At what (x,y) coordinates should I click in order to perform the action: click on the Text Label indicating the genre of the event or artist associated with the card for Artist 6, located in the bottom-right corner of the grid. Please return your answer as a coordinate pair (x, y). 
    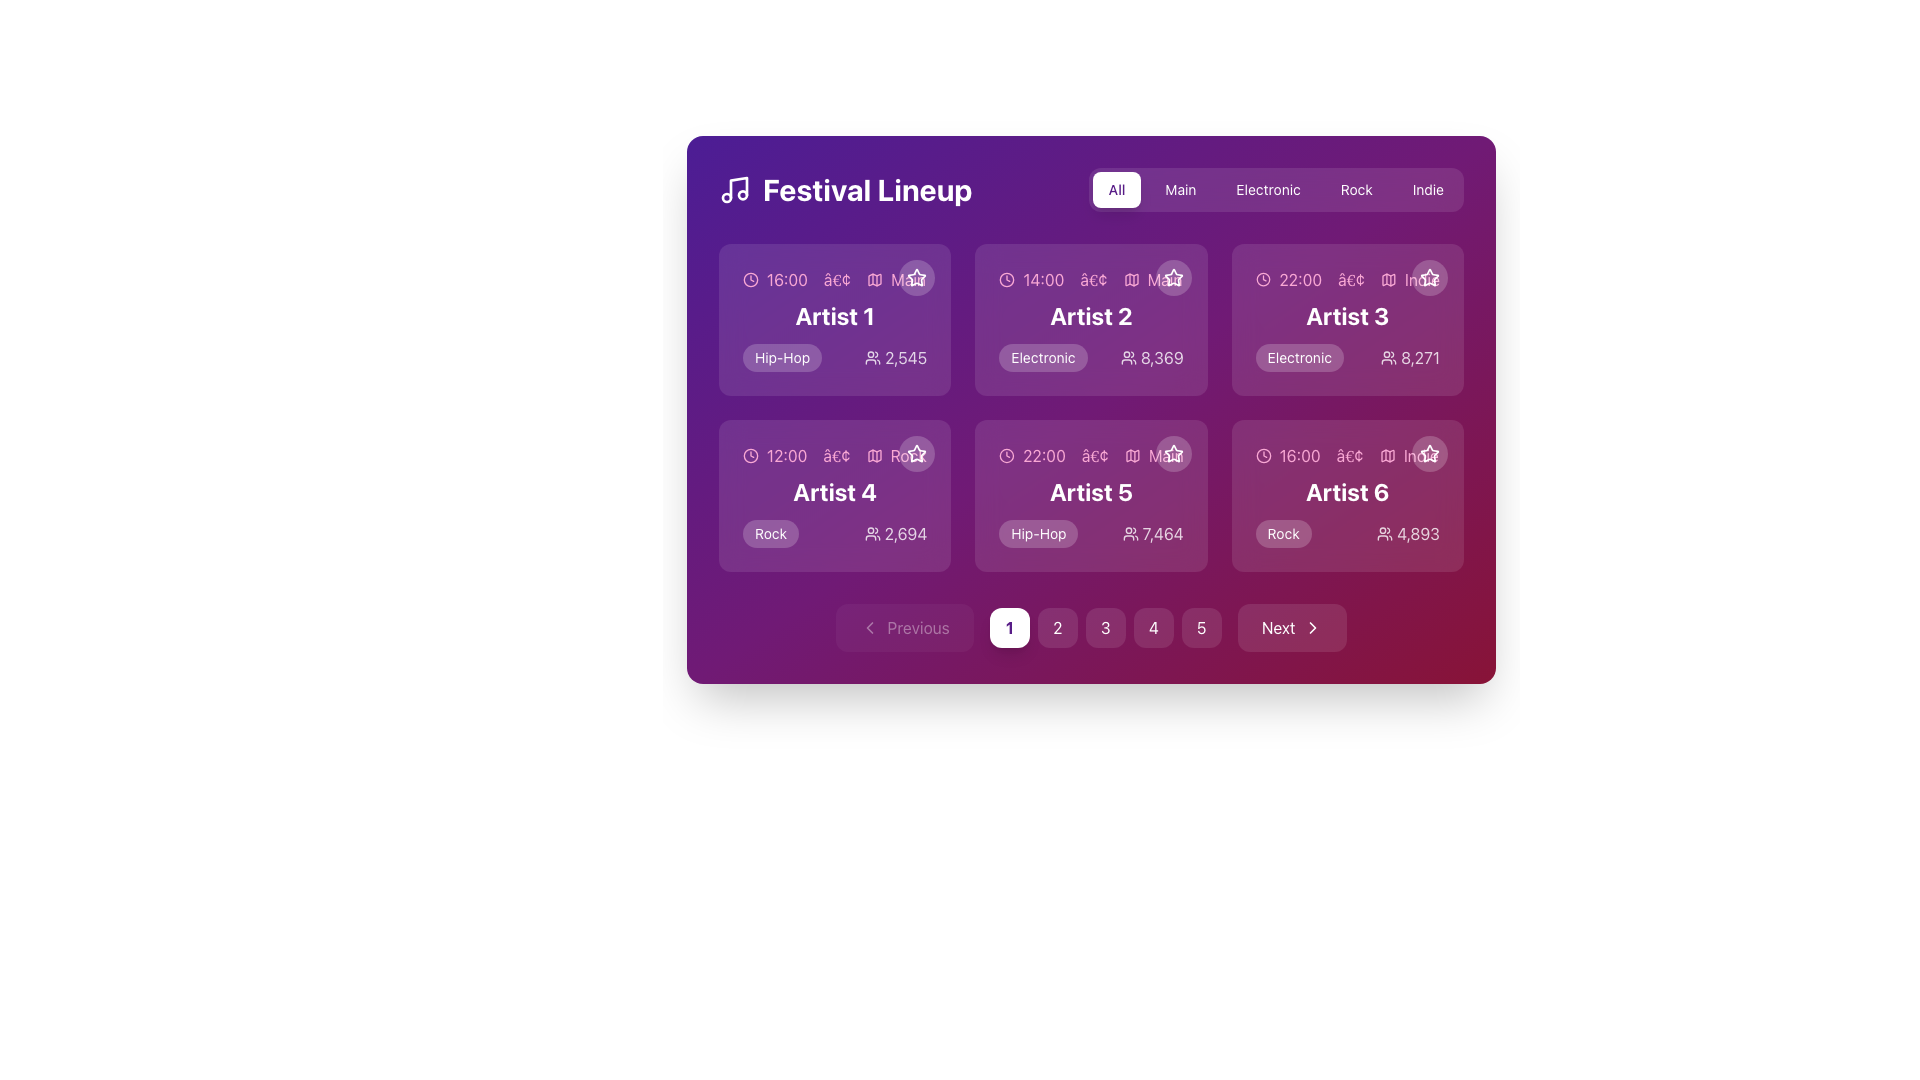
    Looking at the image, I should click on (1420, 455).